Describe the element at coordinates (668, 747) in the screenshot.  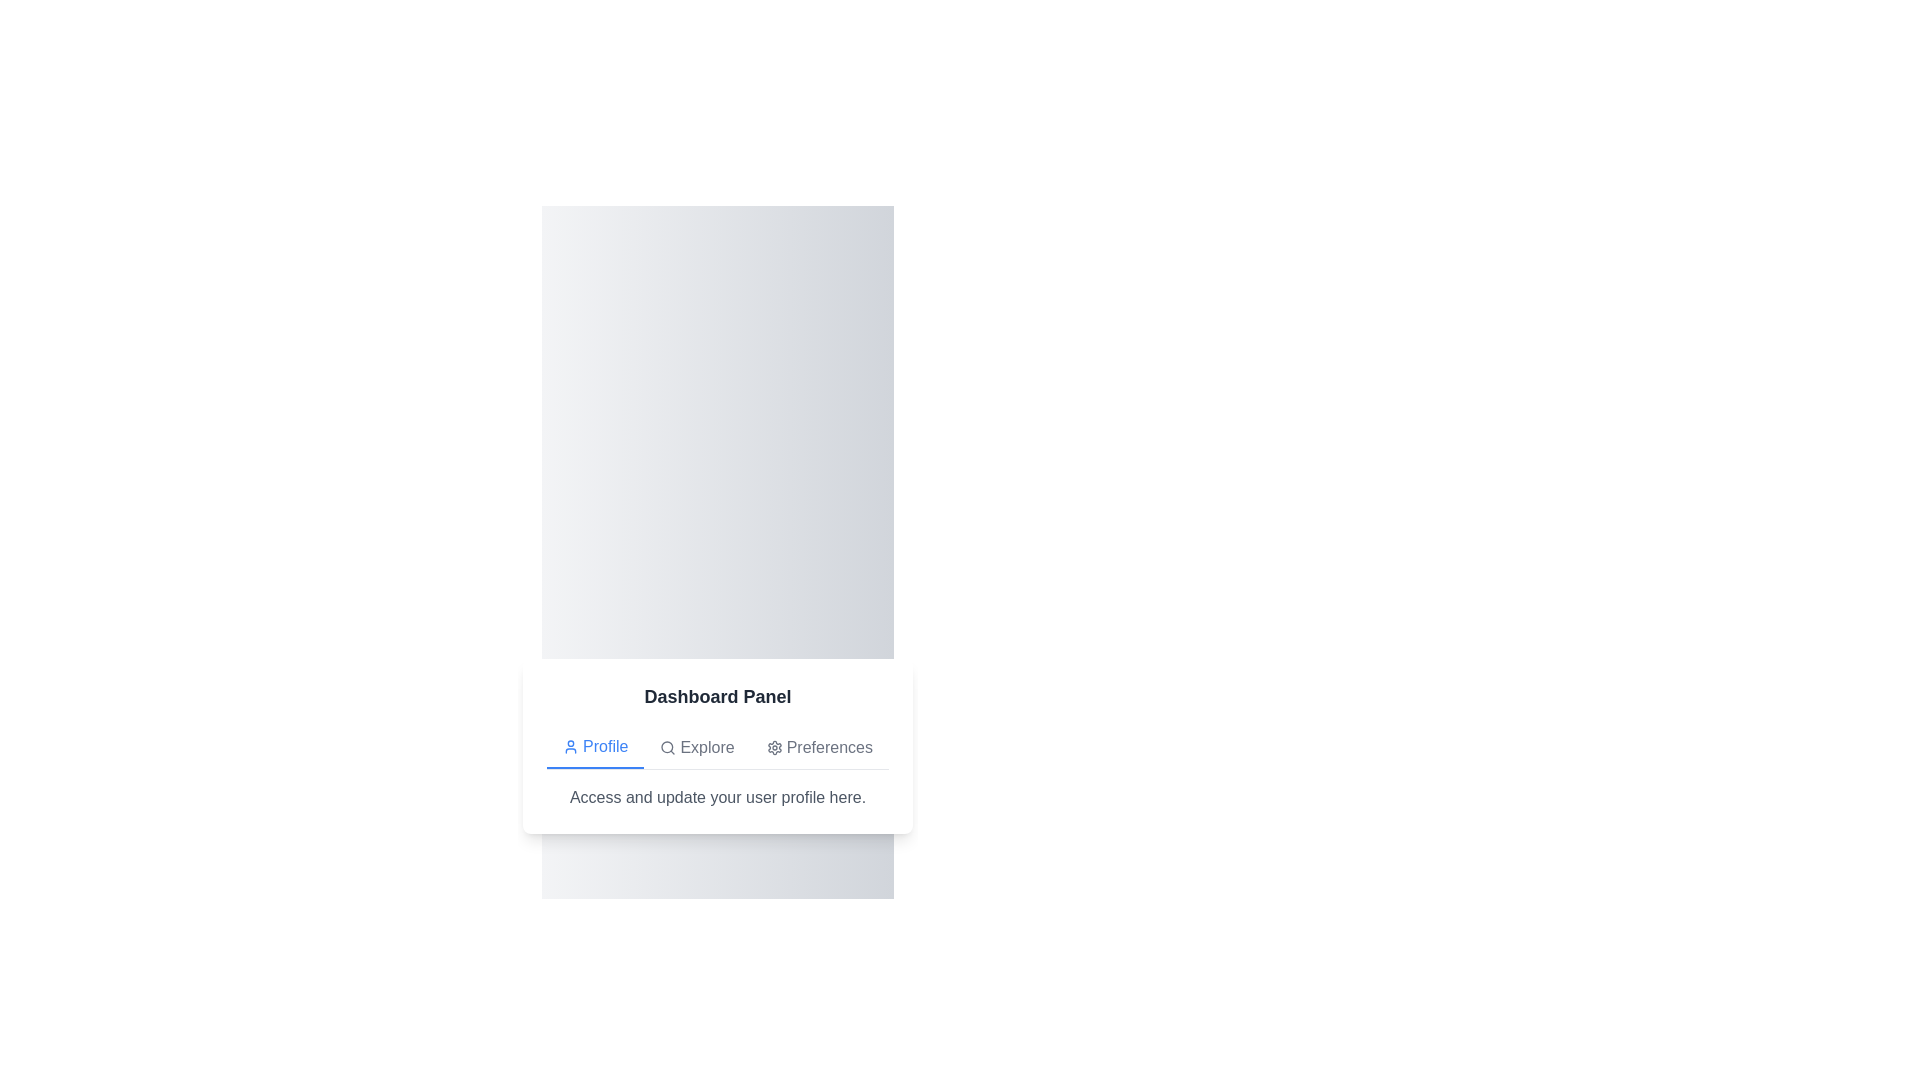
I see `the 'Explore' icon, which is the first visual indicator associated with the 'Explore' option, located to the left of the text 'Explore' in a horizontal list of options` at that location.